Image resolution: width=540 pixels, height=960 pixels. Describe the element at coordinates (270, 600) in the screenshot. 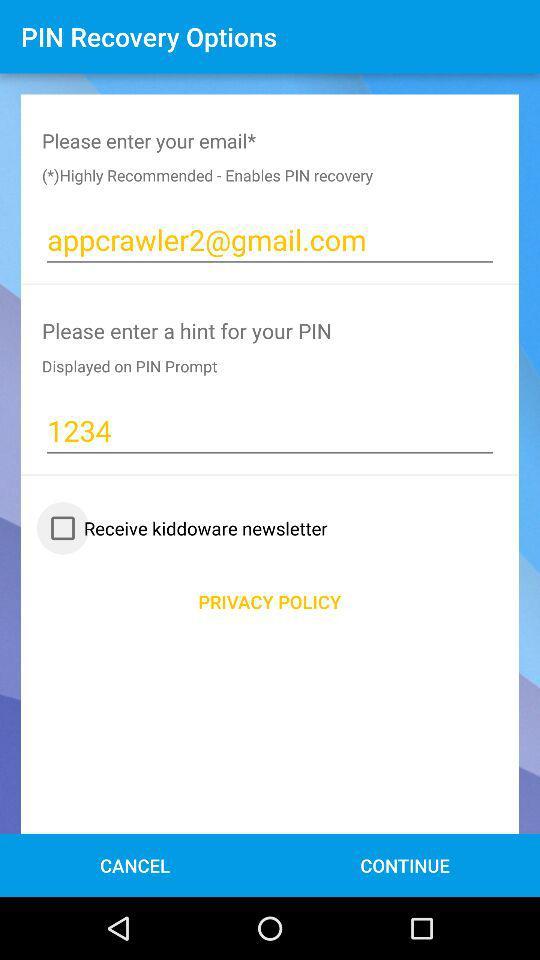

I see `the text which says privacy policy which is above the cancel` at that location.